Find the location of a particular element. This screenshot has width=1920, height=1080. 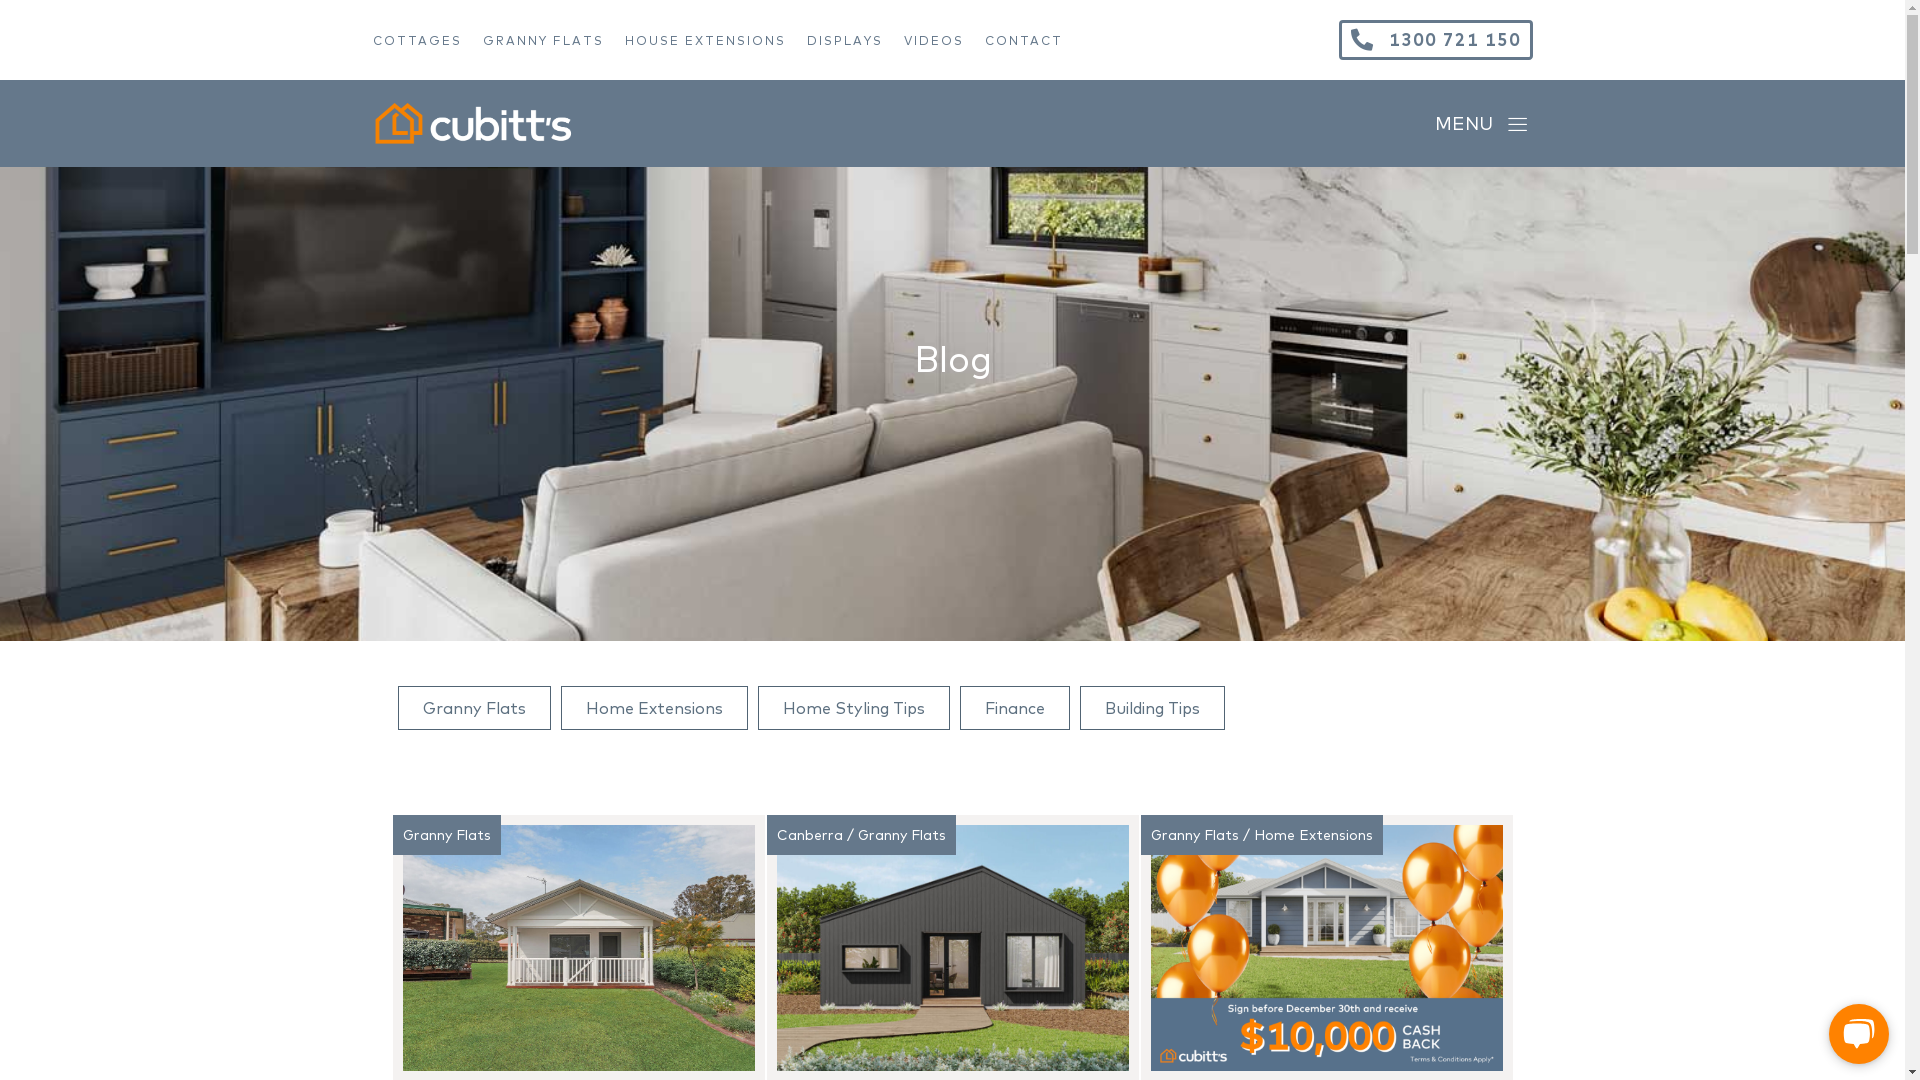

'Home Styling Tips' is located at coordinates (854, 707).